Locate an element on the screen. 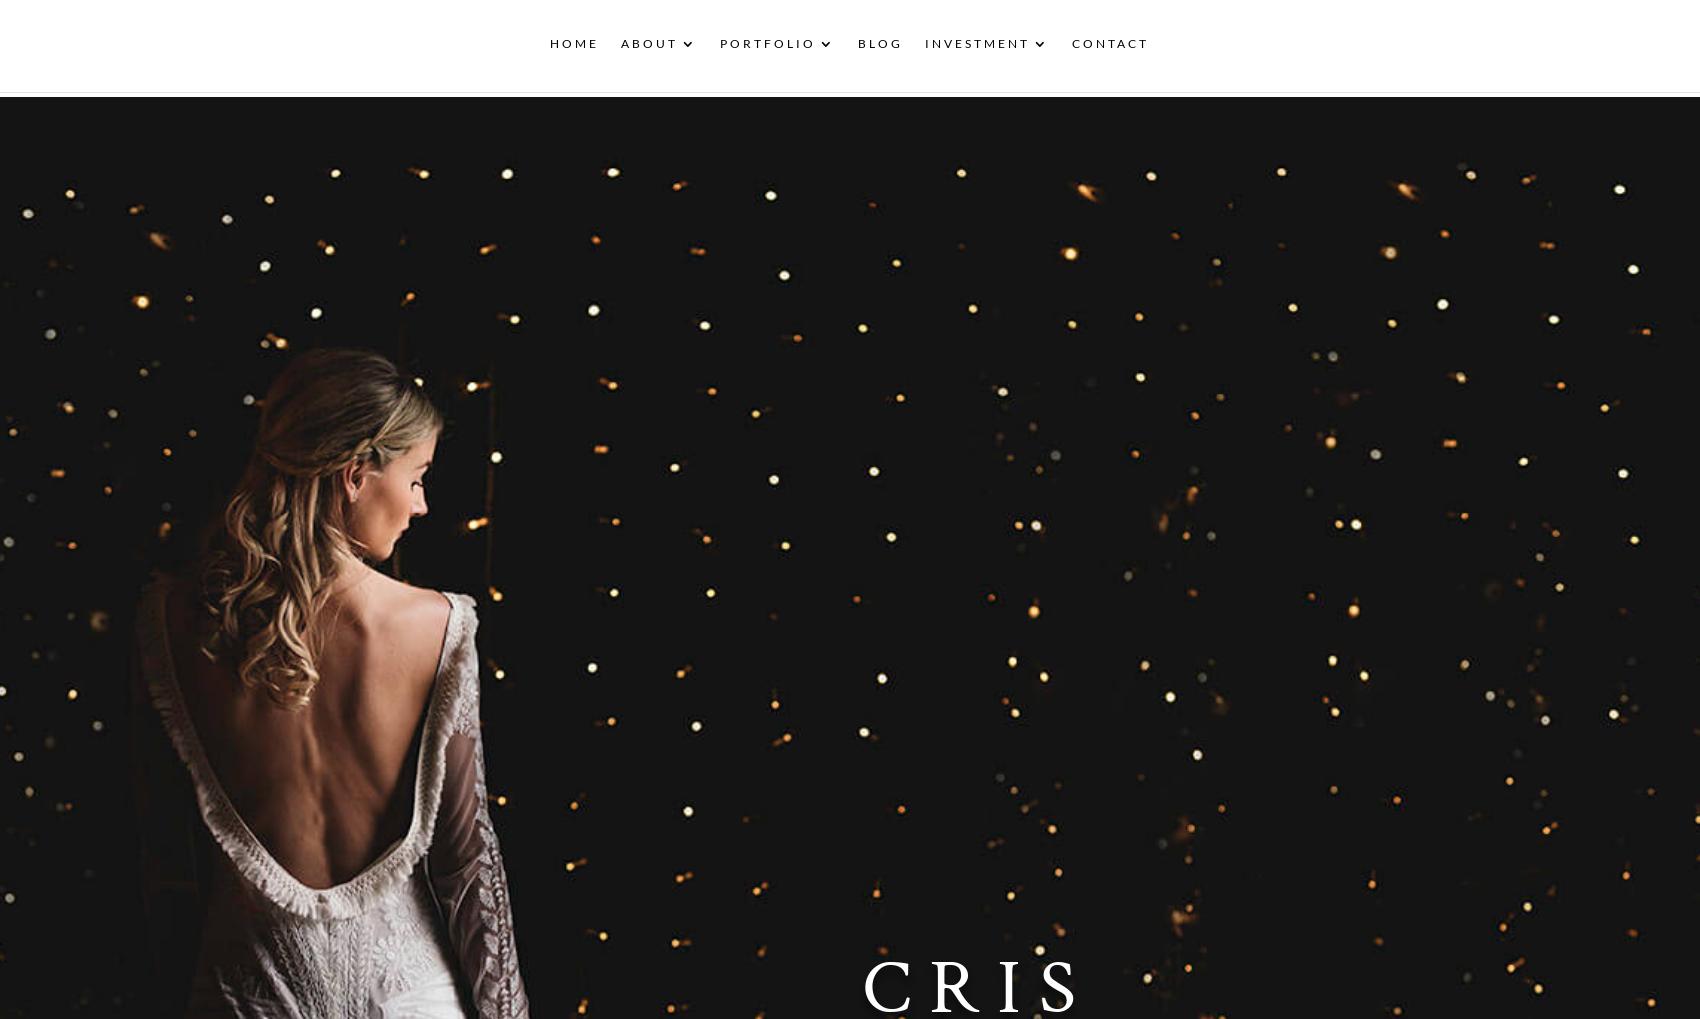 Image resolution: width=1700 pixels, height=1019 pixels. 'Contact' is located at coordinates (1109, 49).